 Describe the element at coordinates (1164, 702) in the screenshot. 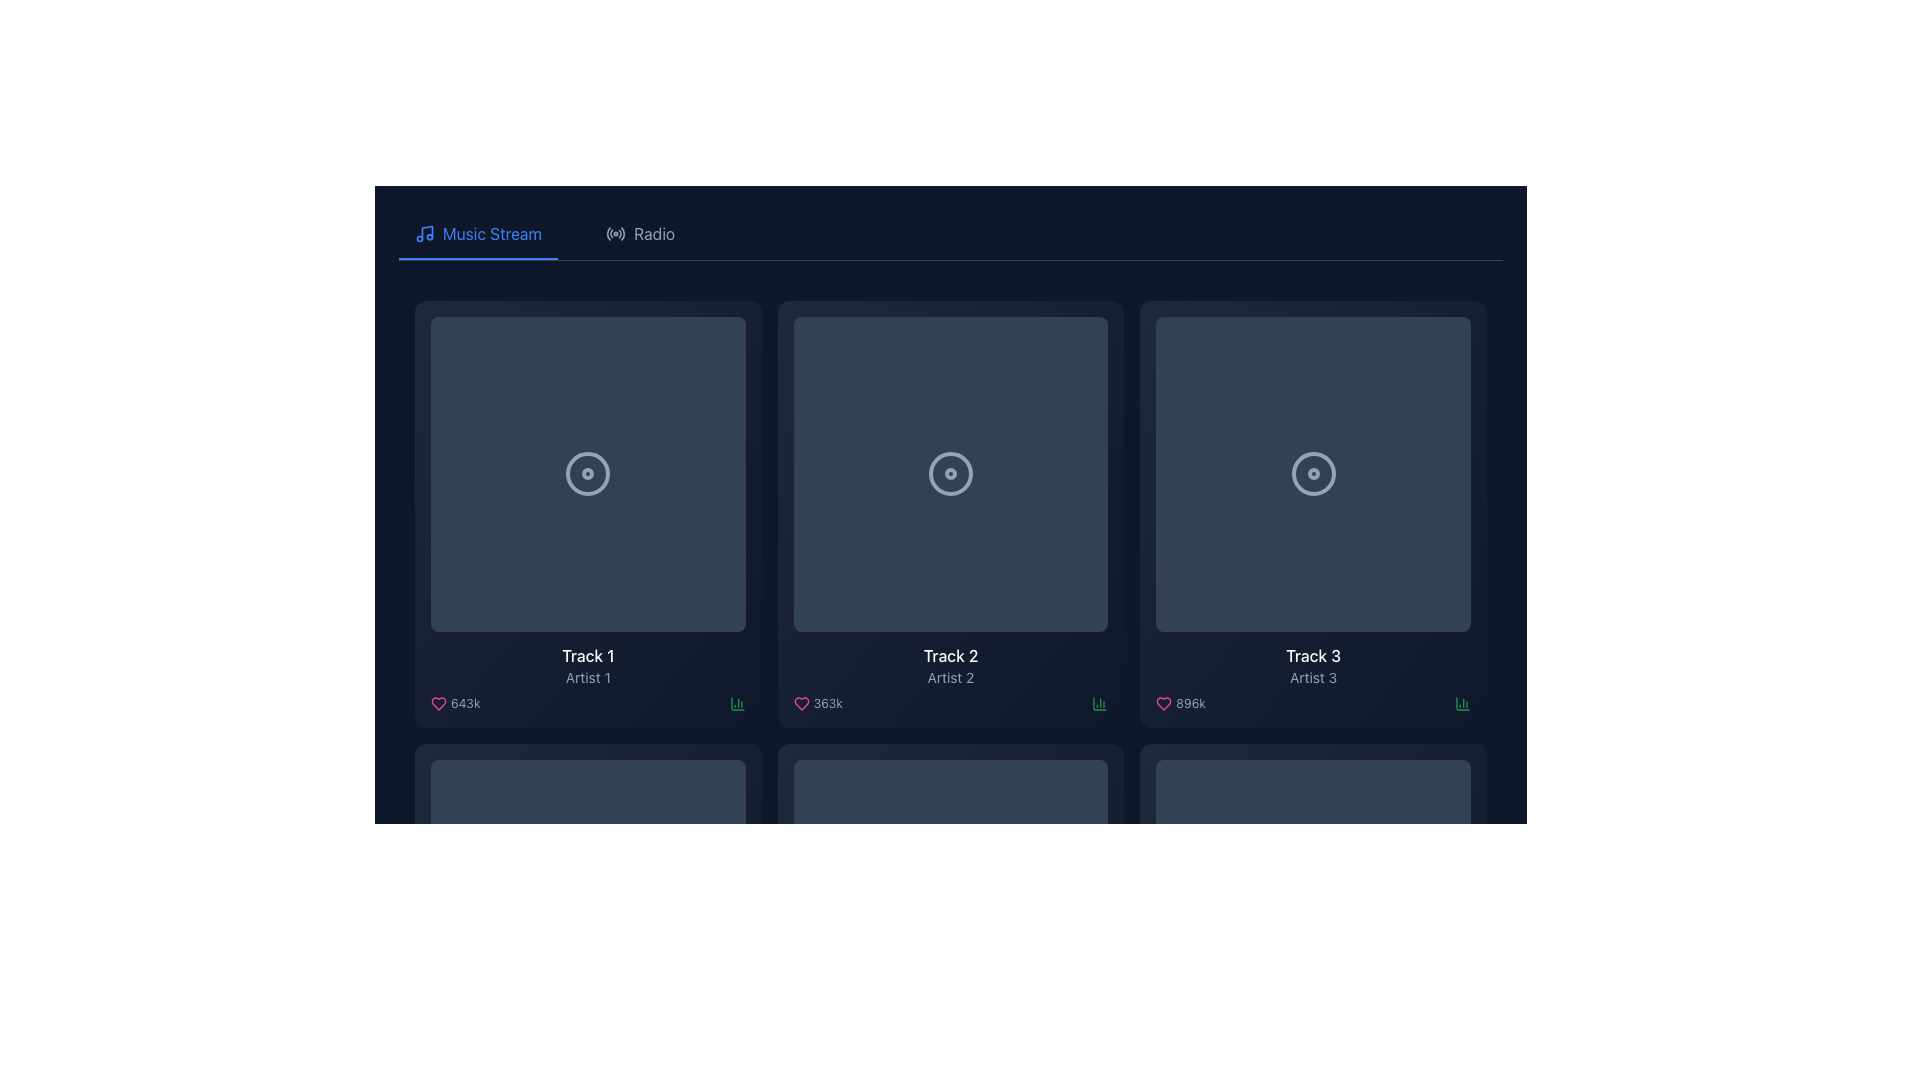

I see `the pink heart-shaped SVG icon located at the bottom-left corner of the 'Track 2' card` at that location.